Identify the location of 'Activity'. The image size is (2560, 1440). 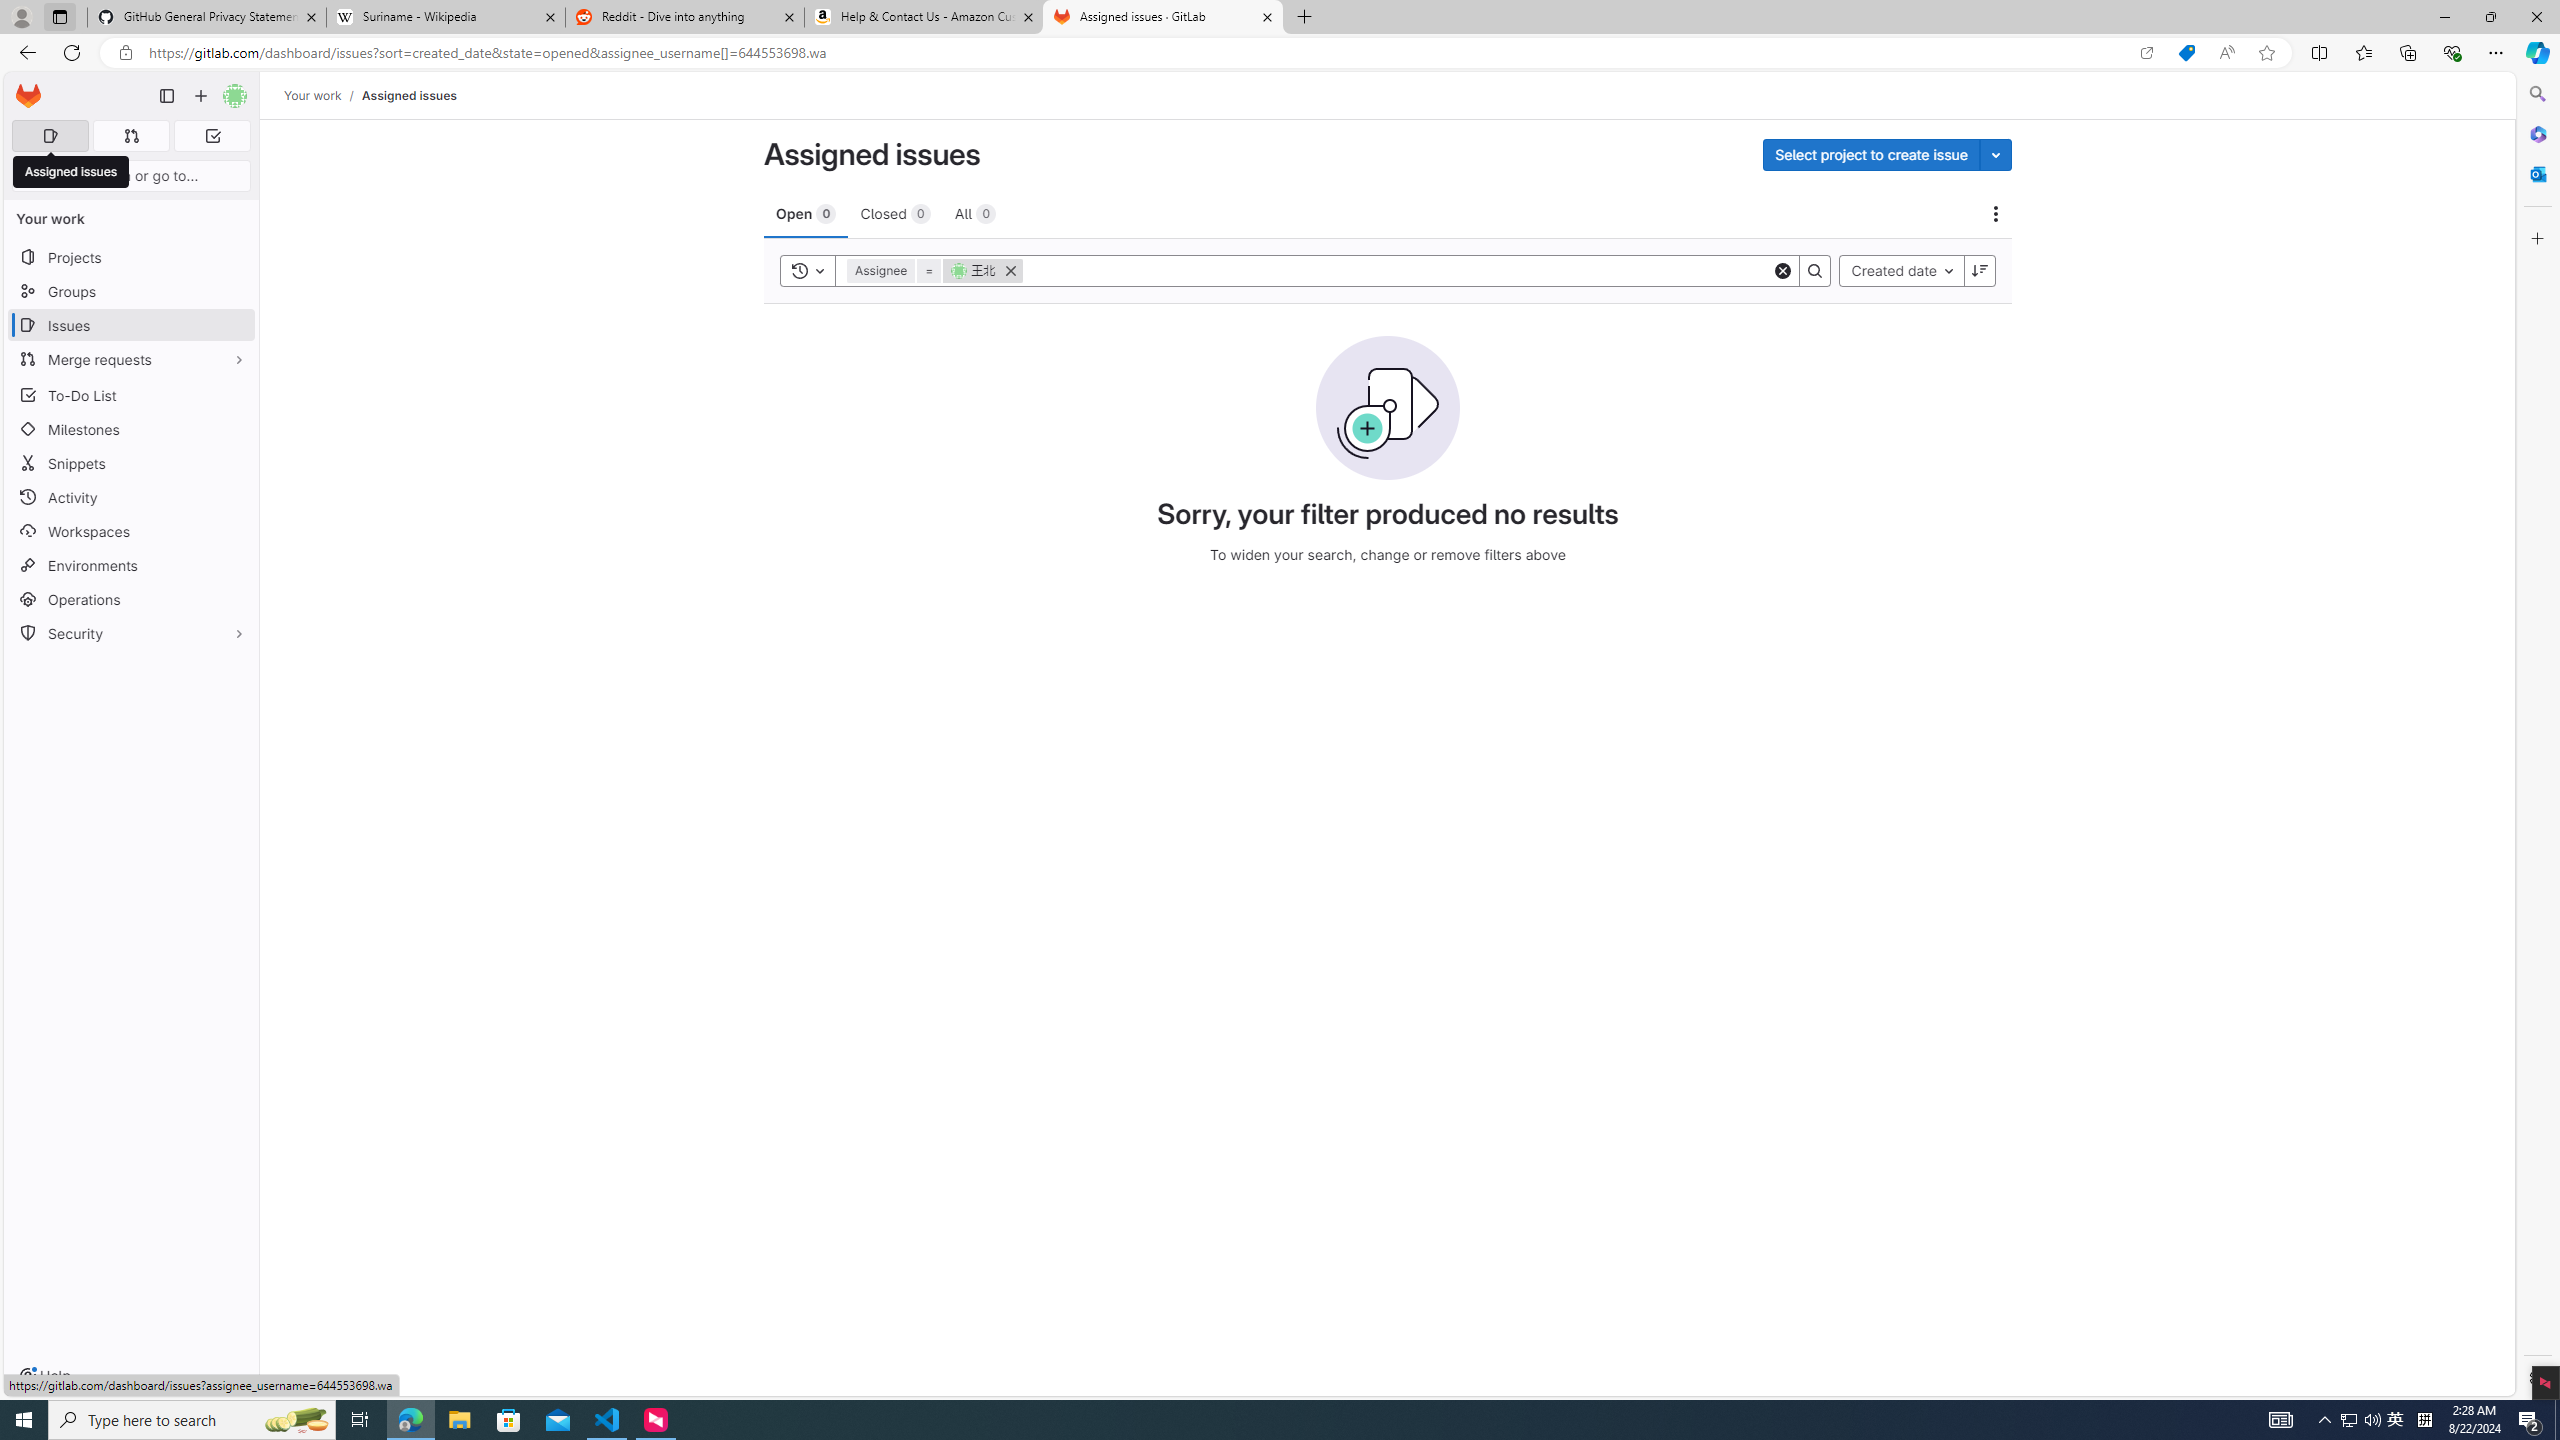
(130, 497).